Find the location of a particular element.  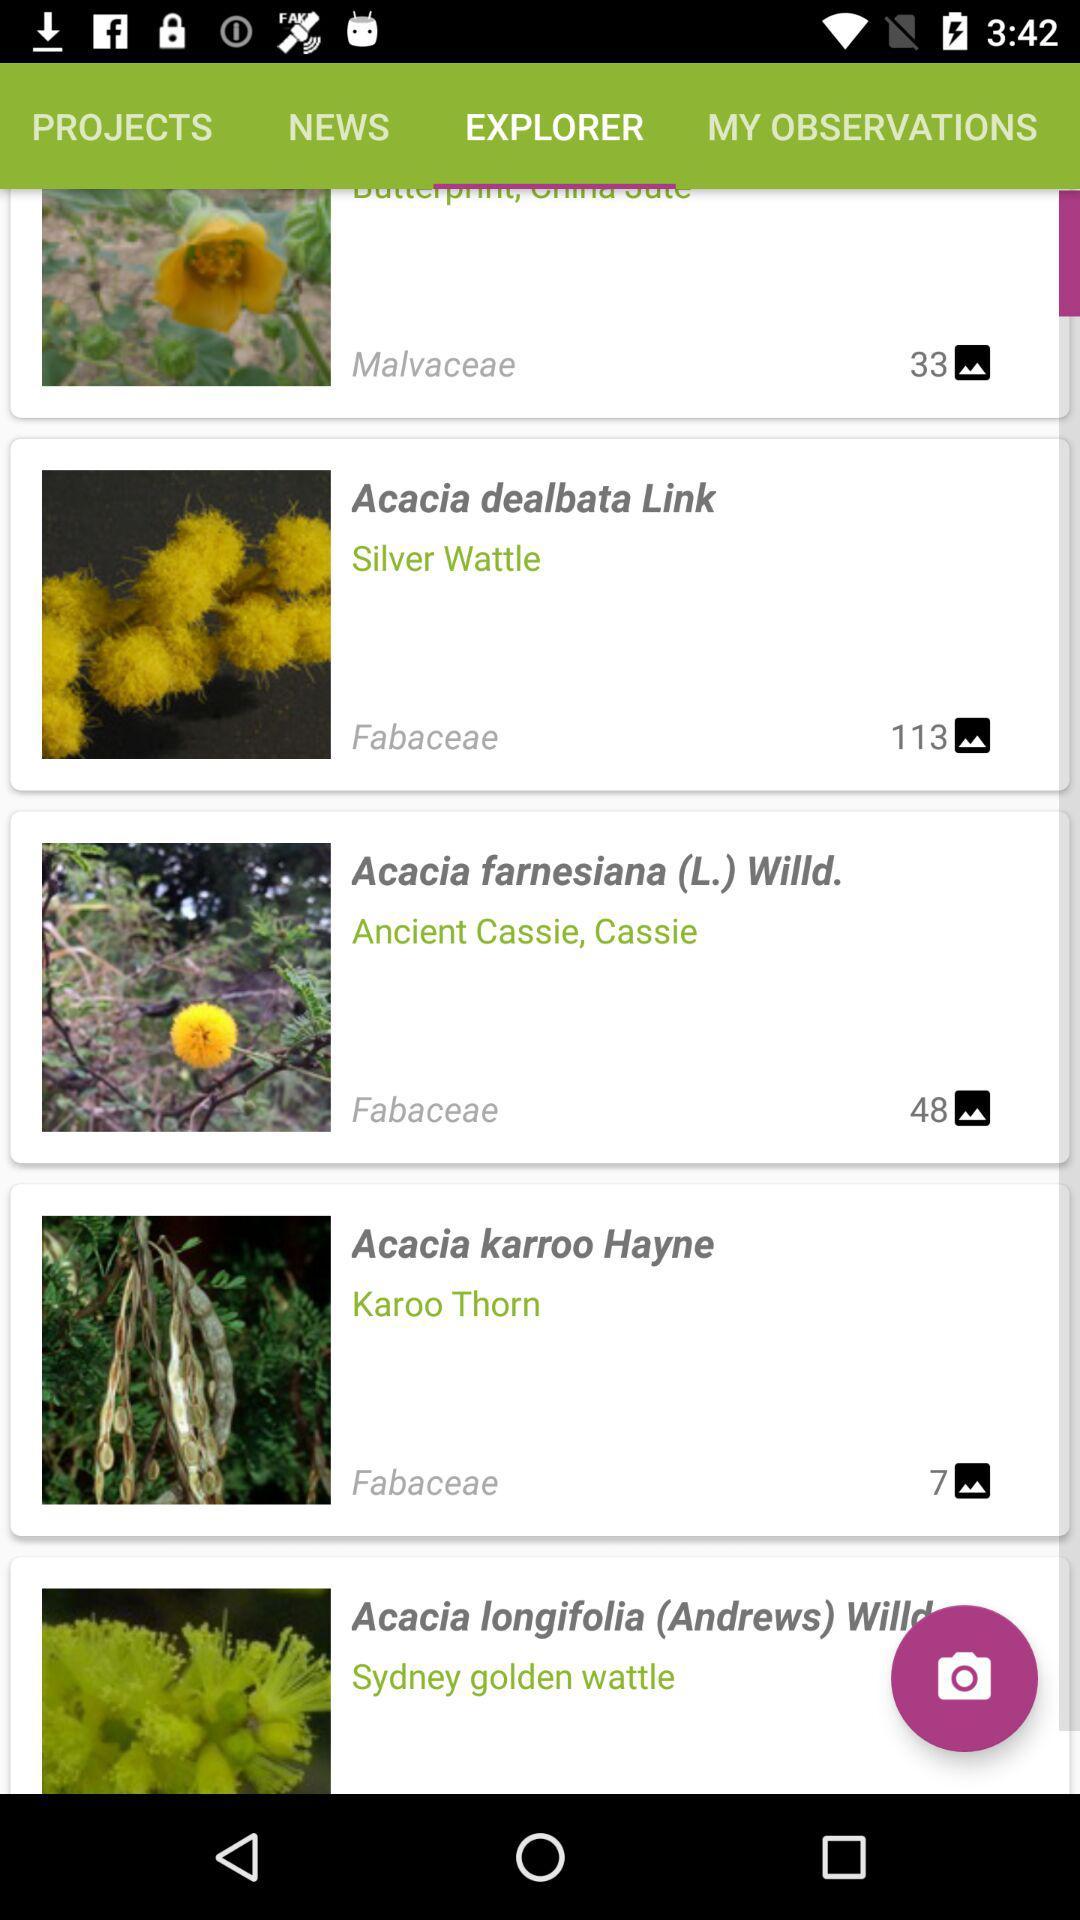

the photo icon is located at coordinates (963, 1678).